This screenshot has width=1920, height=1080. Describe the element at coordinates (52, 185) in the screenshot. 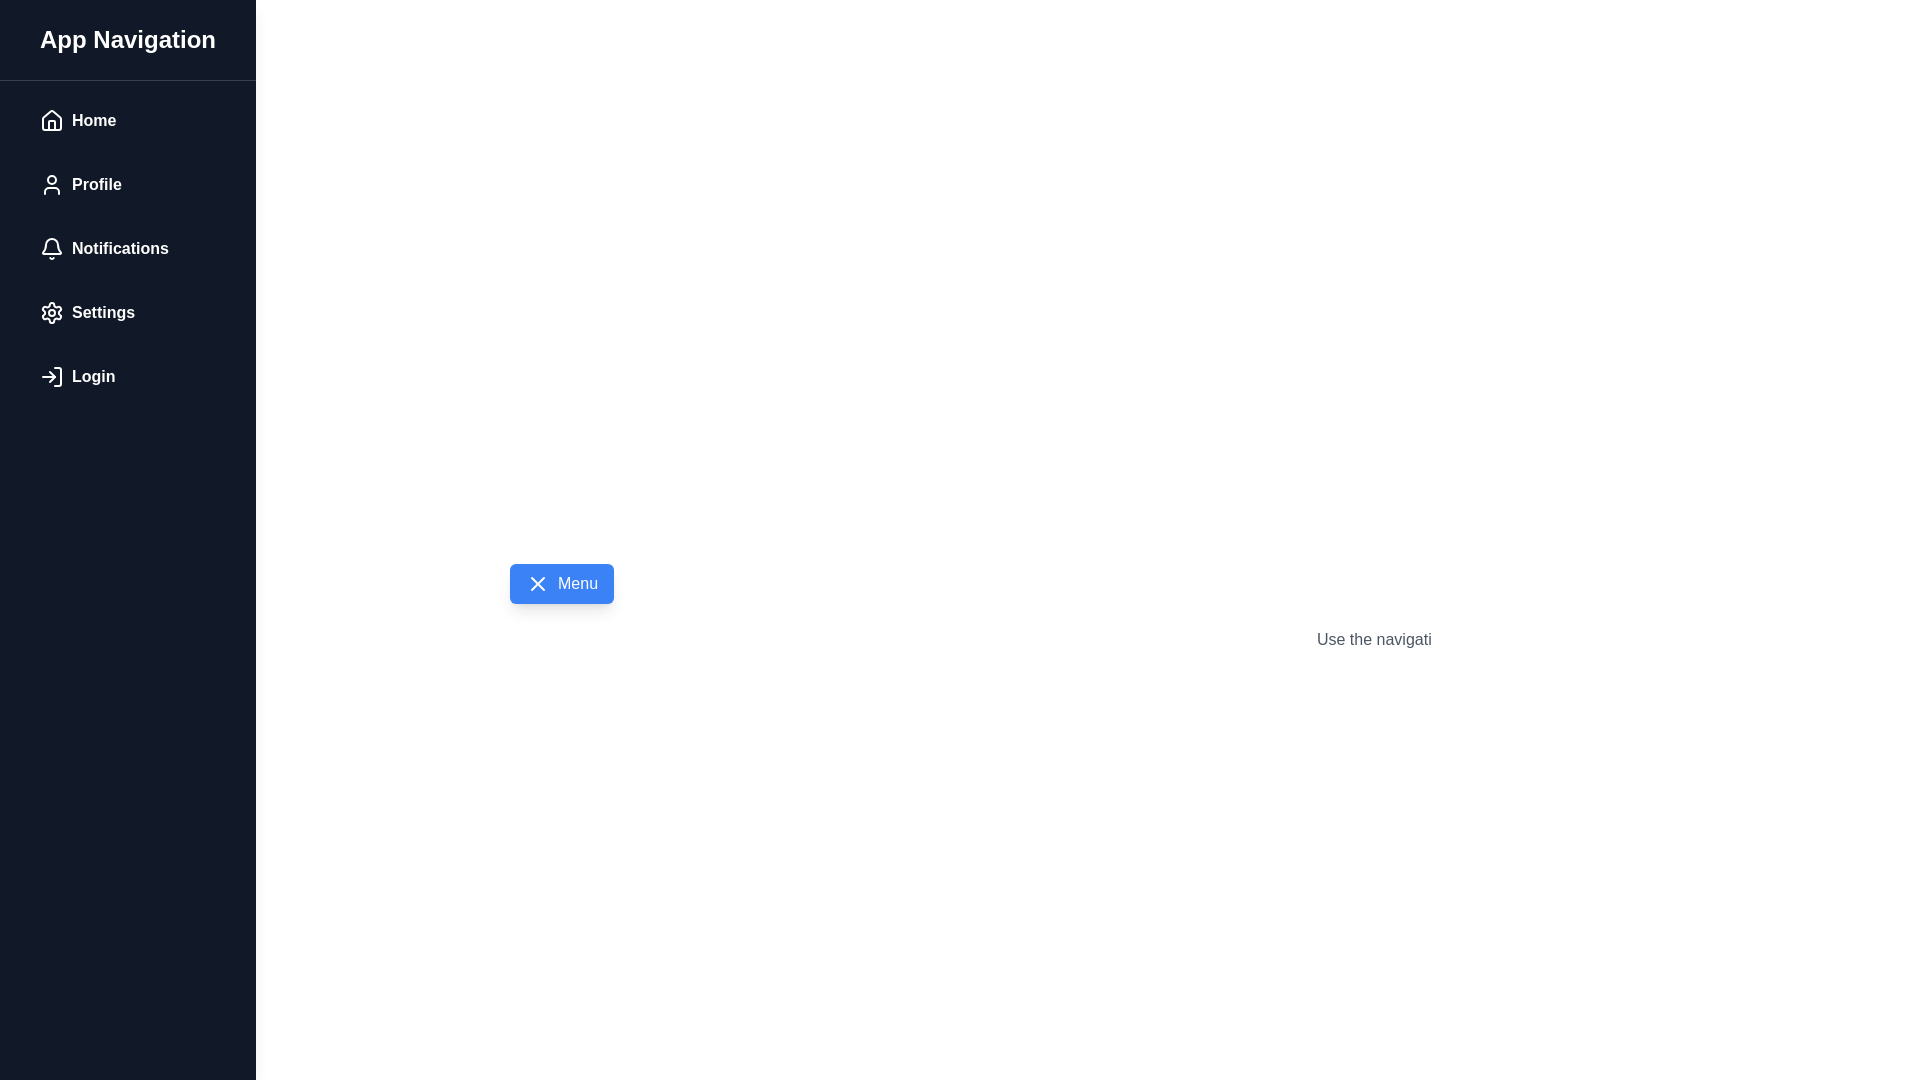

I see `the user silhouette icon located in the navigation menu, positioned to the left of the 'Profile' label` at that location.